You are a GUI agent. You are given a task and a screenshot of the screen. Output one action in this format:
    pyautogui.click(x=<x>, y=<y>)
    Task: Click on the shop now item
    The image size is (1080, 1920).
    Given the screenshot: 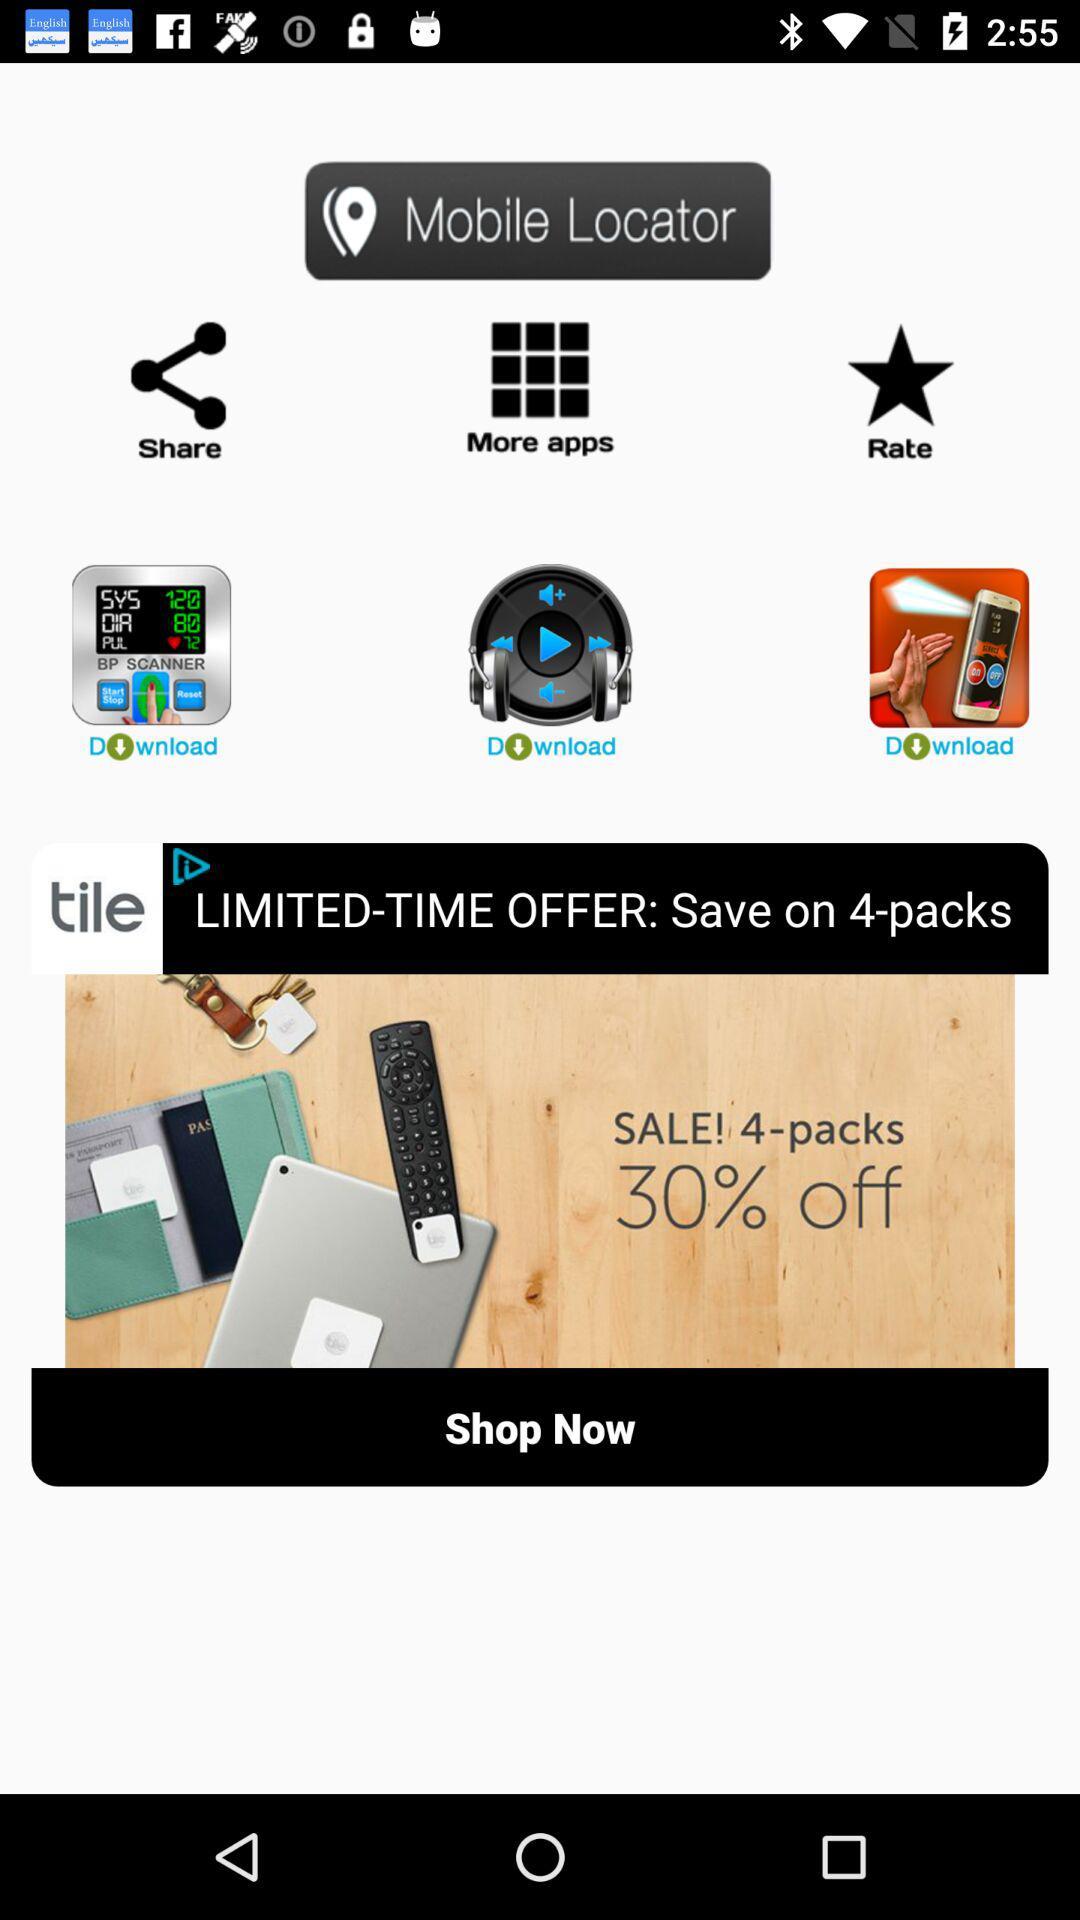 What is the action you would take?
    pyautogui.click(x=540, y=1426)
    